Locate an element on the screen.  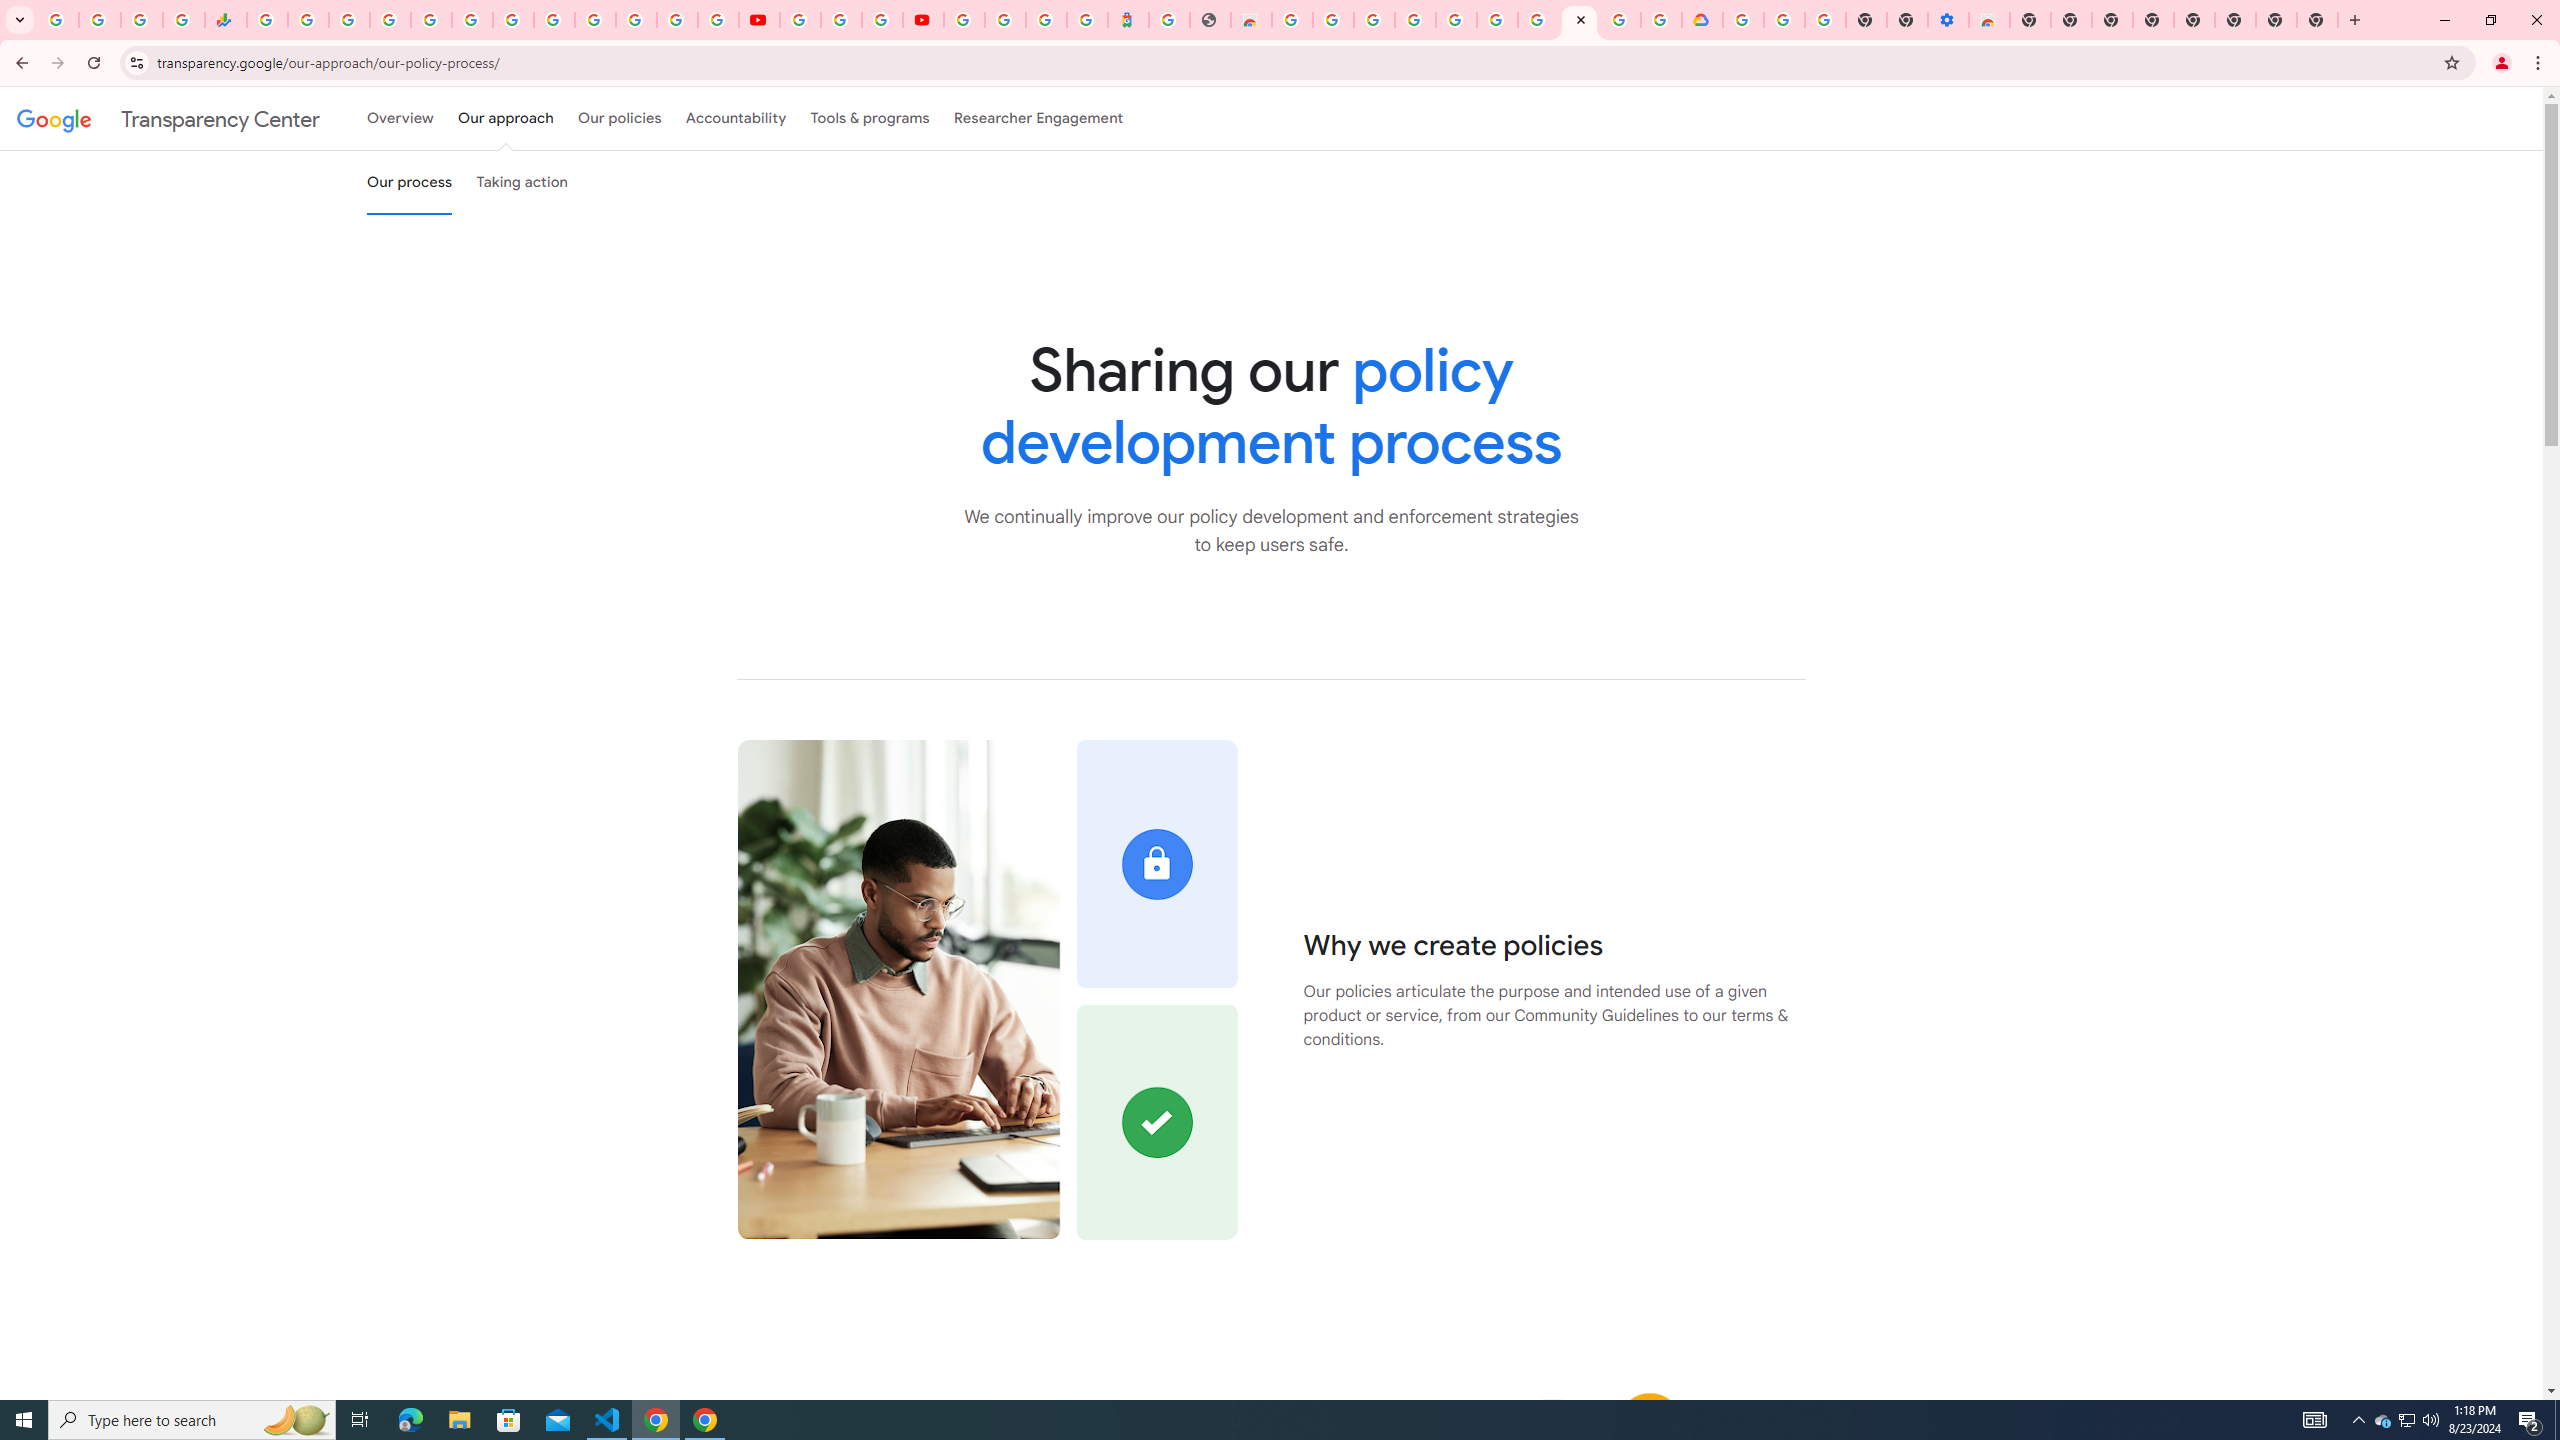
'Content Creator Programs & Opportunities - YouTube Creators' is located at coordinates (921, 19).